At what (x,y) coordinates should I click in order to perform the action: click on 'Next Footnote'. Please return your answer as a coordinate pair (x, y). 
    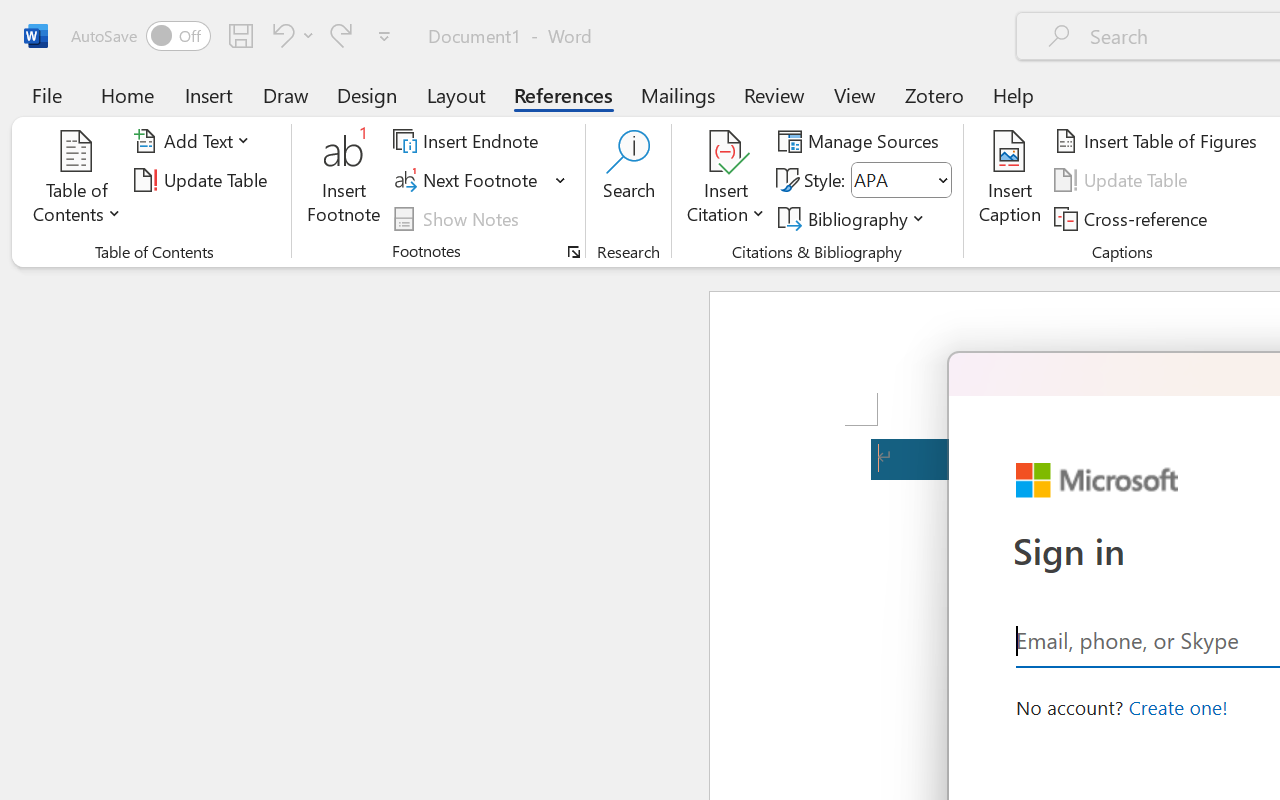
    Looking at the image, I should click on (480, 179).